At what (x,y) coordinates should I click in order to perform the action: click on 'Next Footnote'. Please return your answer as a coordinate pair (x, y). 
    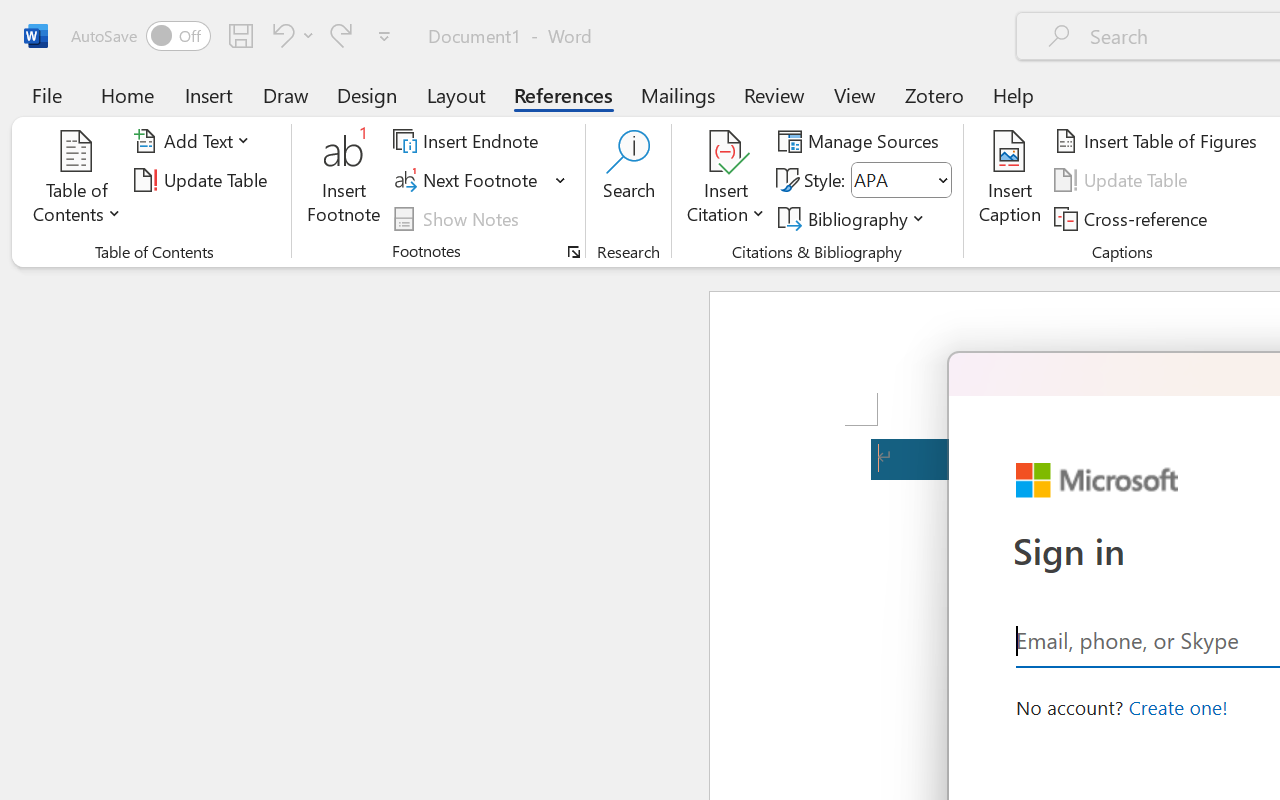
    Looking at the image, I should click on (480, 179).